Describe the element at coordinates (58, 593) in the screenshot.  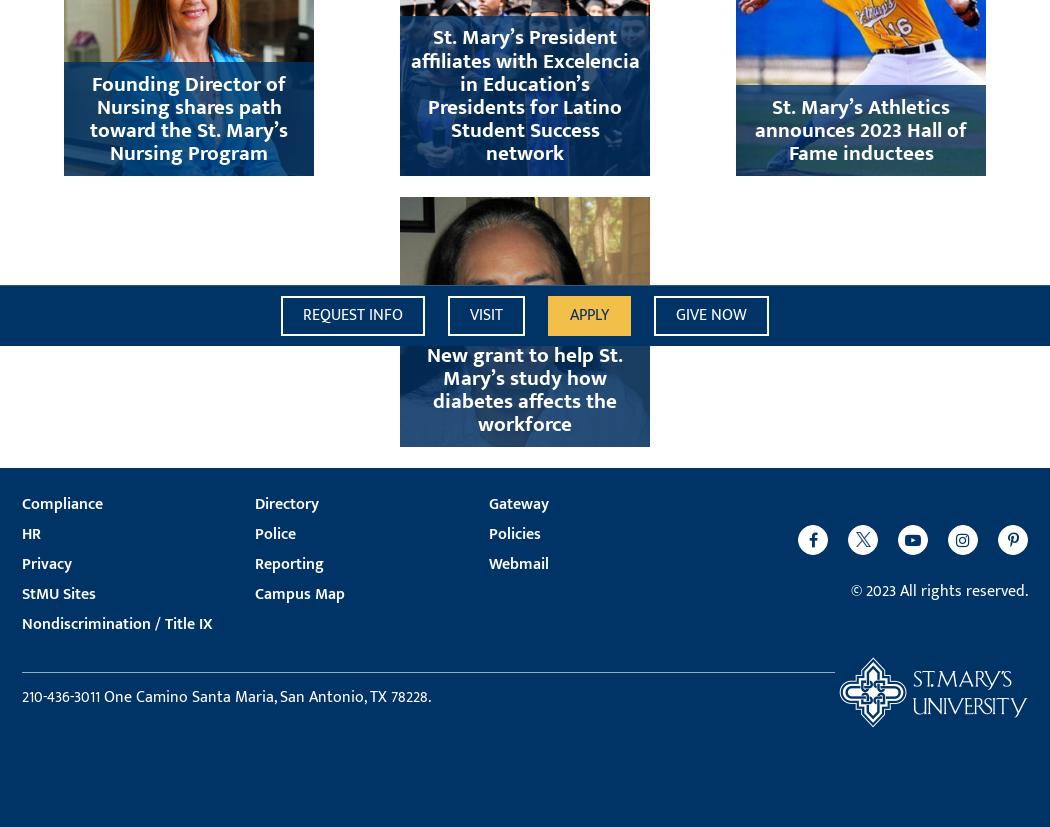
I see `'StMU Sites'` at that location.